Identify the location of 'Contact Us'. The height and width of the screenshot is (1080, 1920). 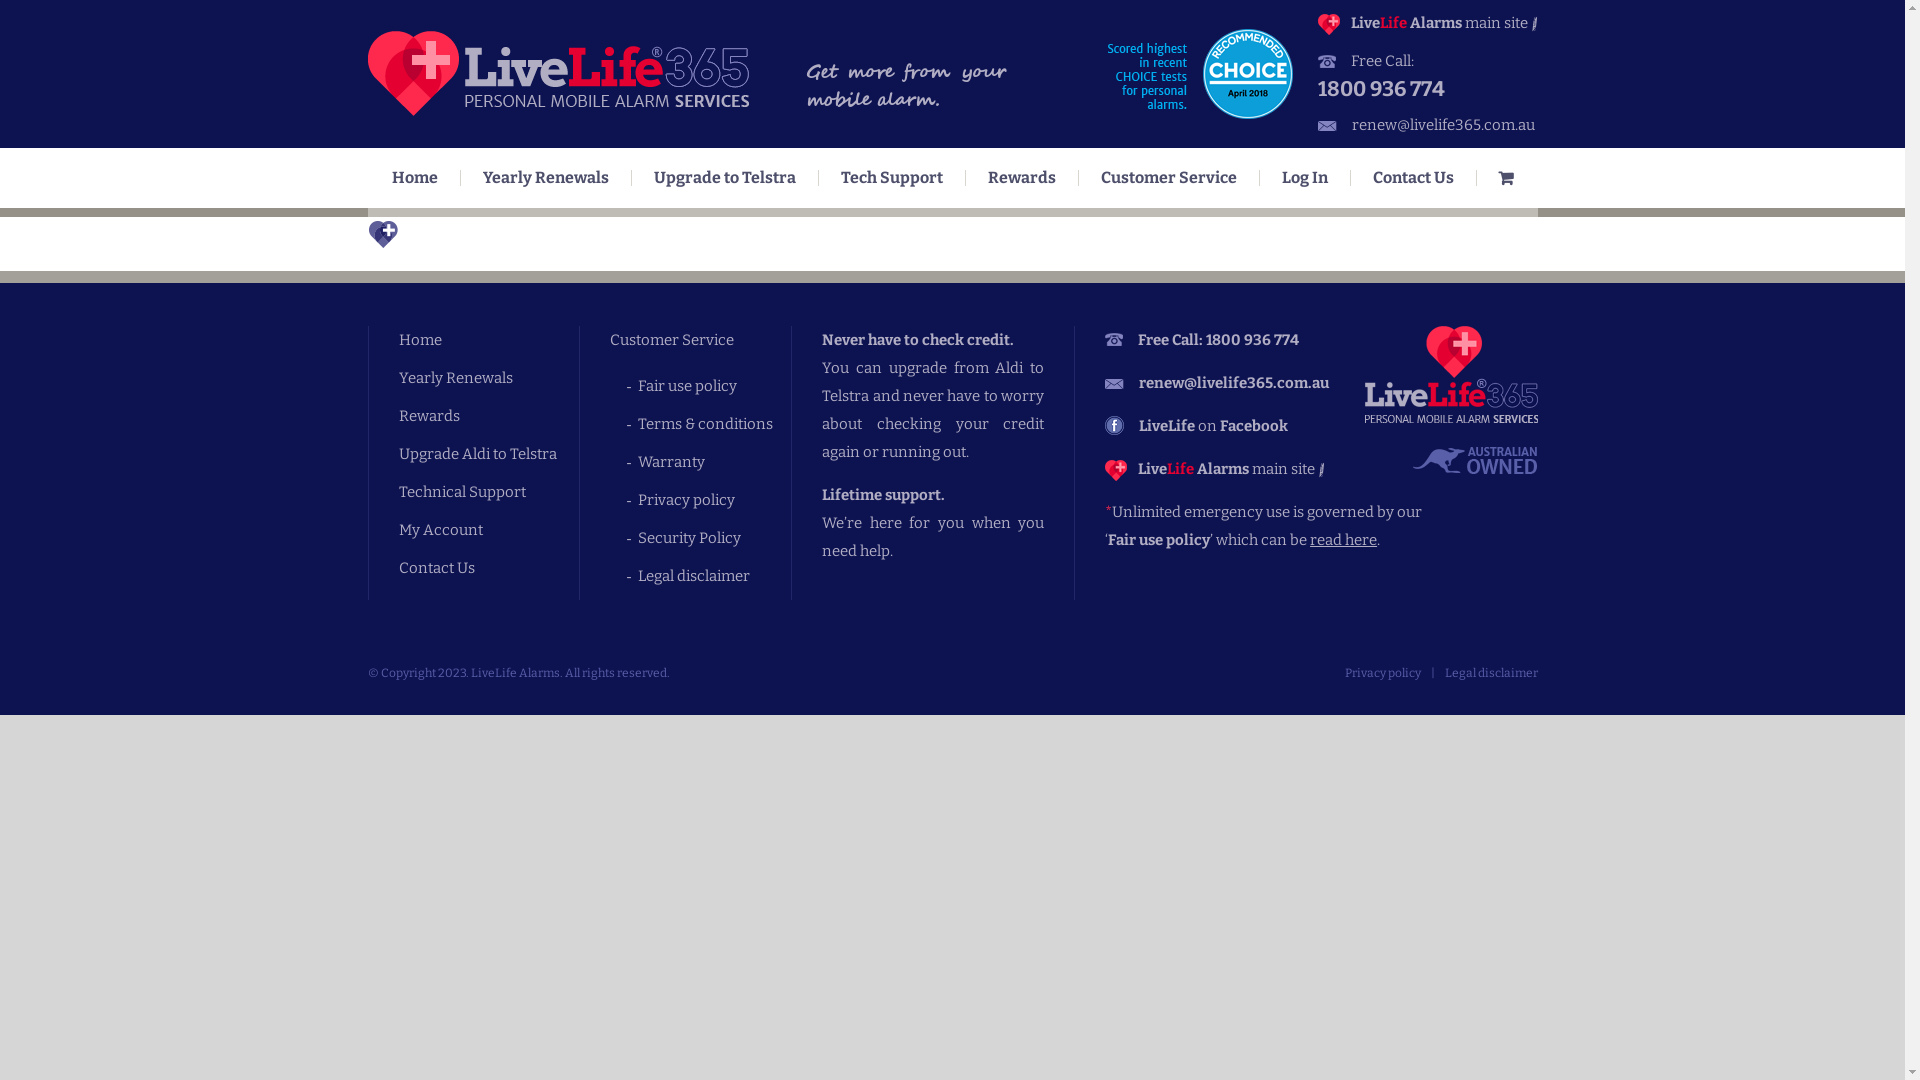
(398, 567).